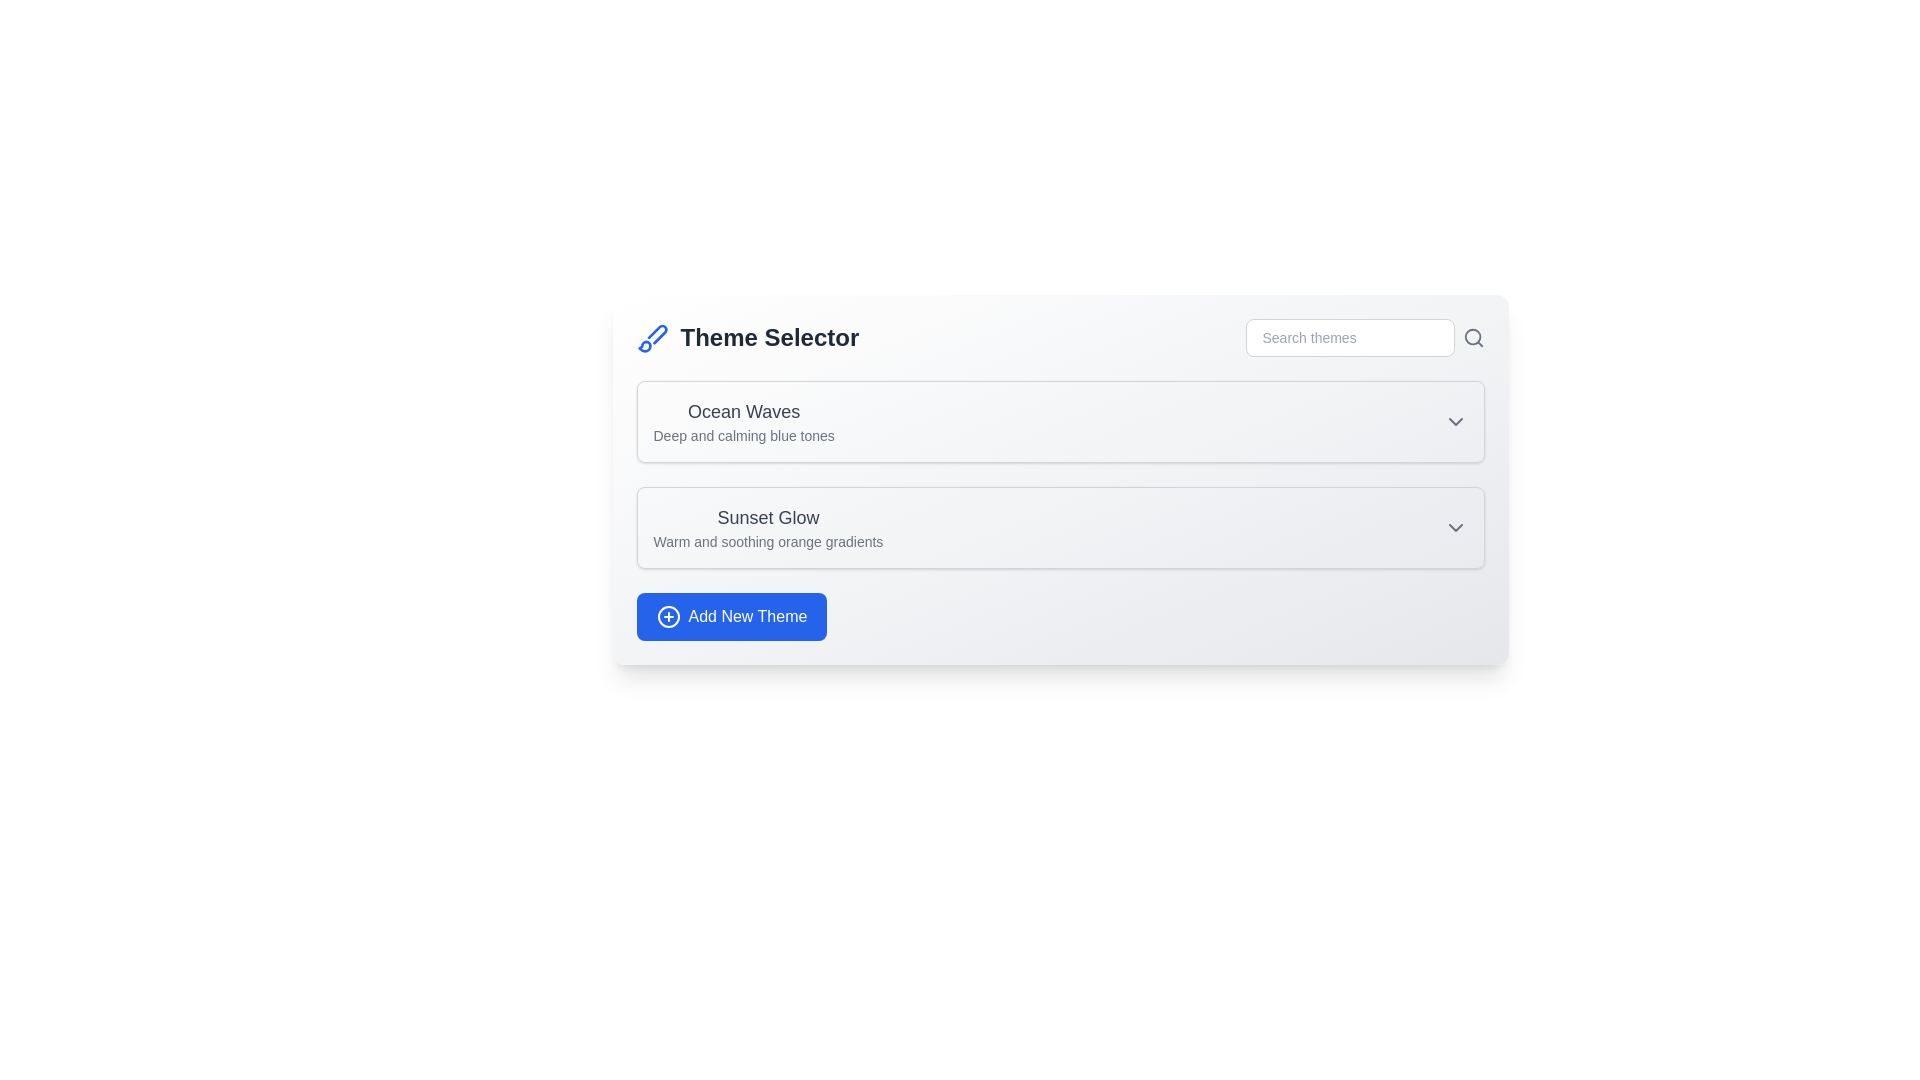 The height and width of the screenshot is (1080, 1920). Describe the element at coordinates (1455, 527) in the screenshot. I see `the downward-pointing gray chevron icon for the dropdown toggle located in the 'Sunset Glow' section` at that location.